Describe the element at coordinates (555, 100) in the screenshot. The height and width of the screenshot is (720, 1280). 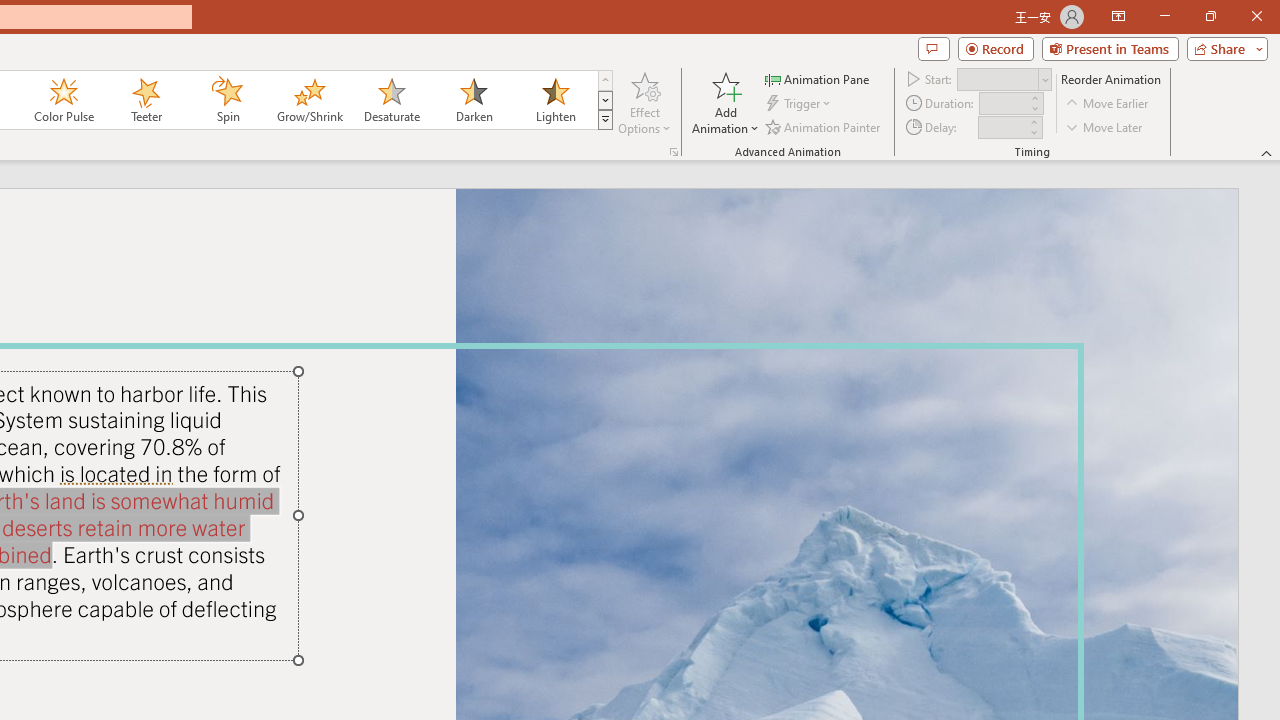
I see `'Lighten'` at that location.